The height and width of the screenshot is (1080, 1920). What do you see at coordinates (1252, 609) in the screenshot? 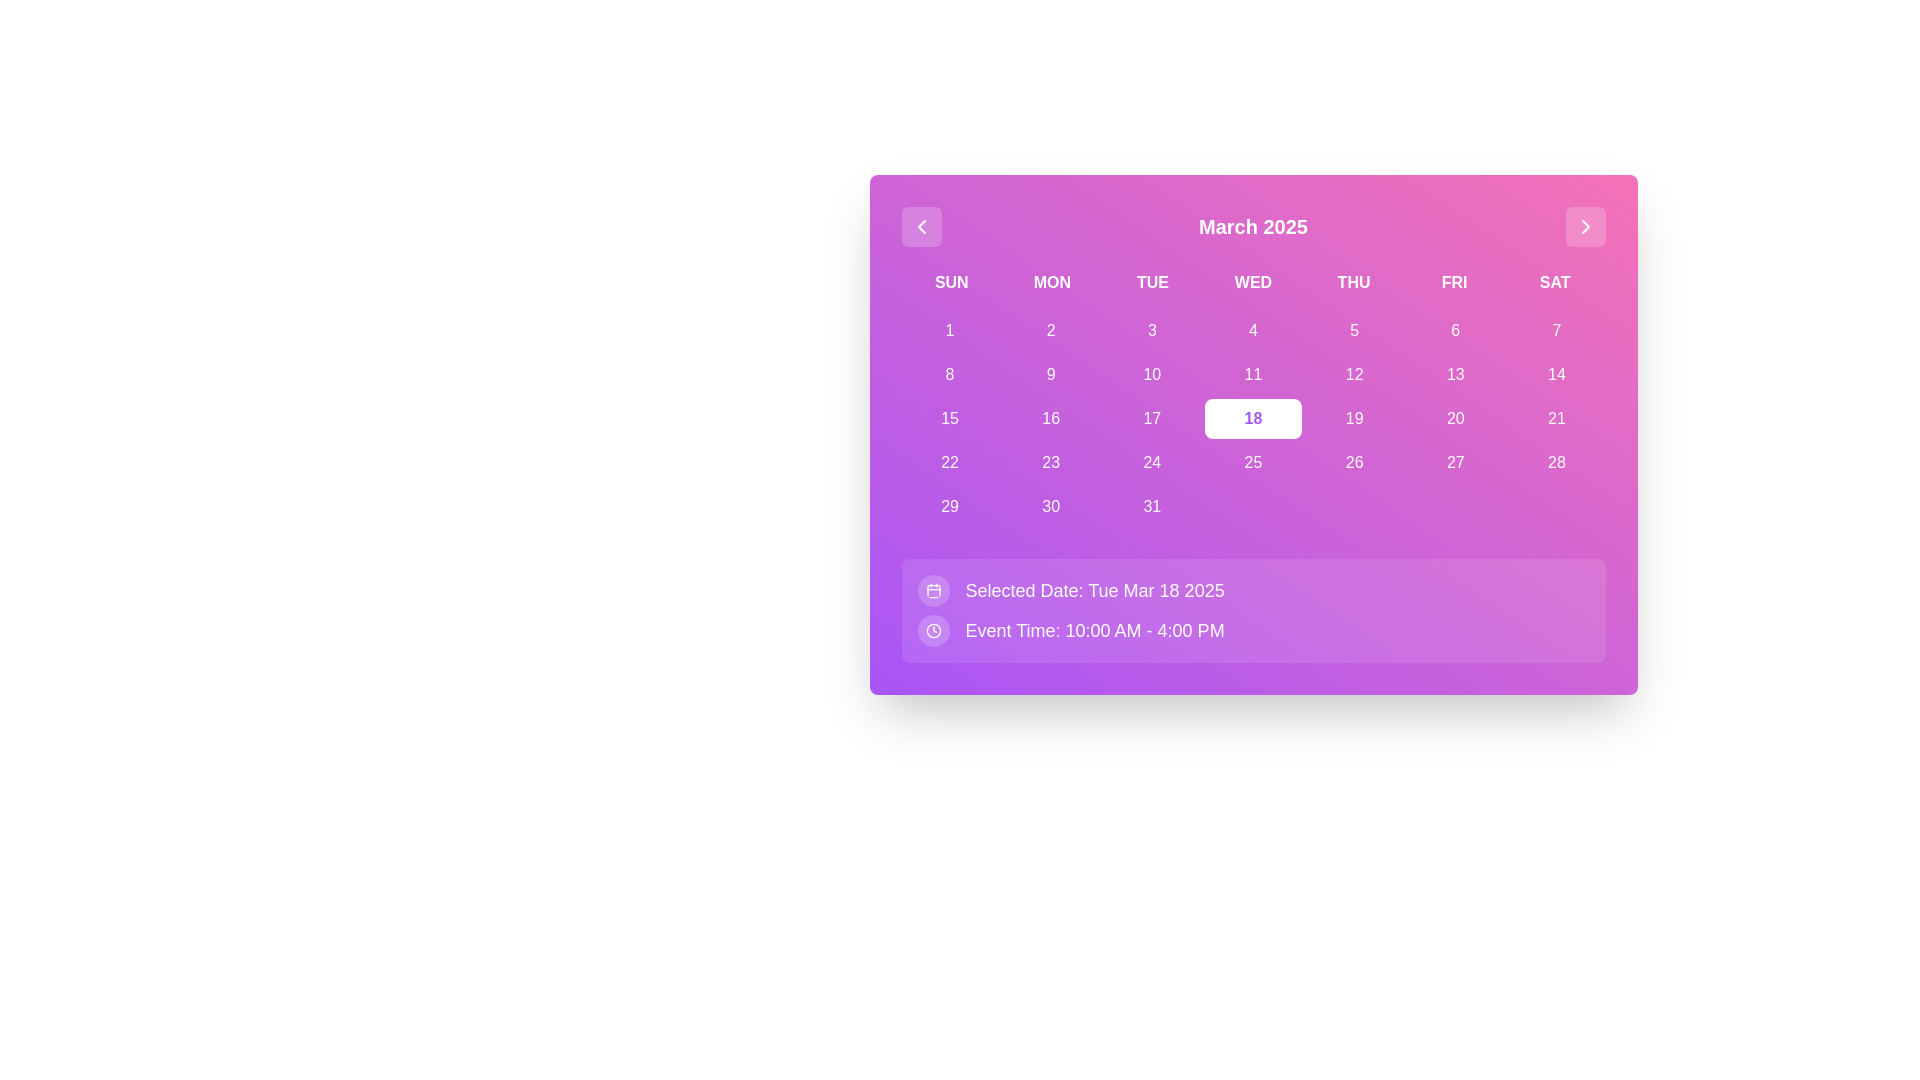
I see `the displayed information in the Information Panel, which shows the selected date and event time with icons` at bounding box center [1252, 609].